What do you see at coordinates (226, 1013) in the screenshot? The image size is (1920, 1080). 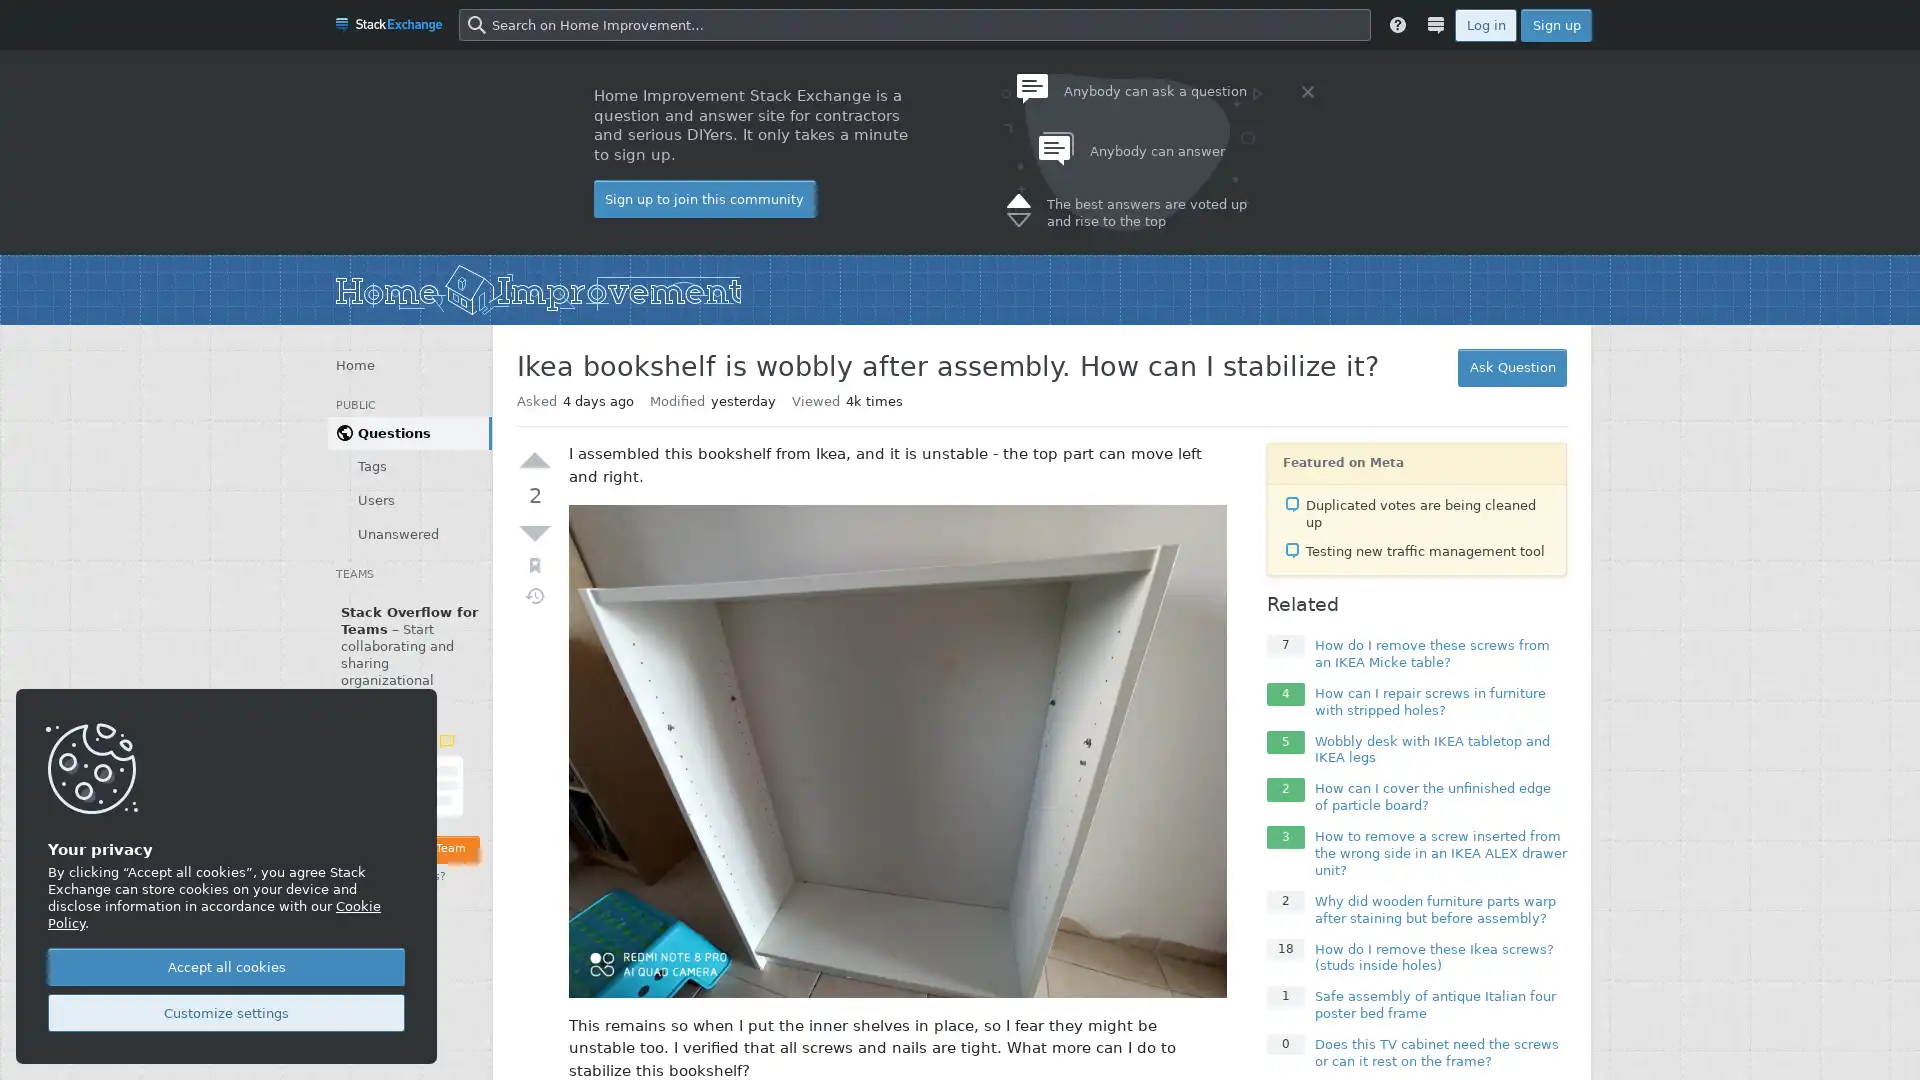 I see `Customize settings` at bounding box center [226, 1013].